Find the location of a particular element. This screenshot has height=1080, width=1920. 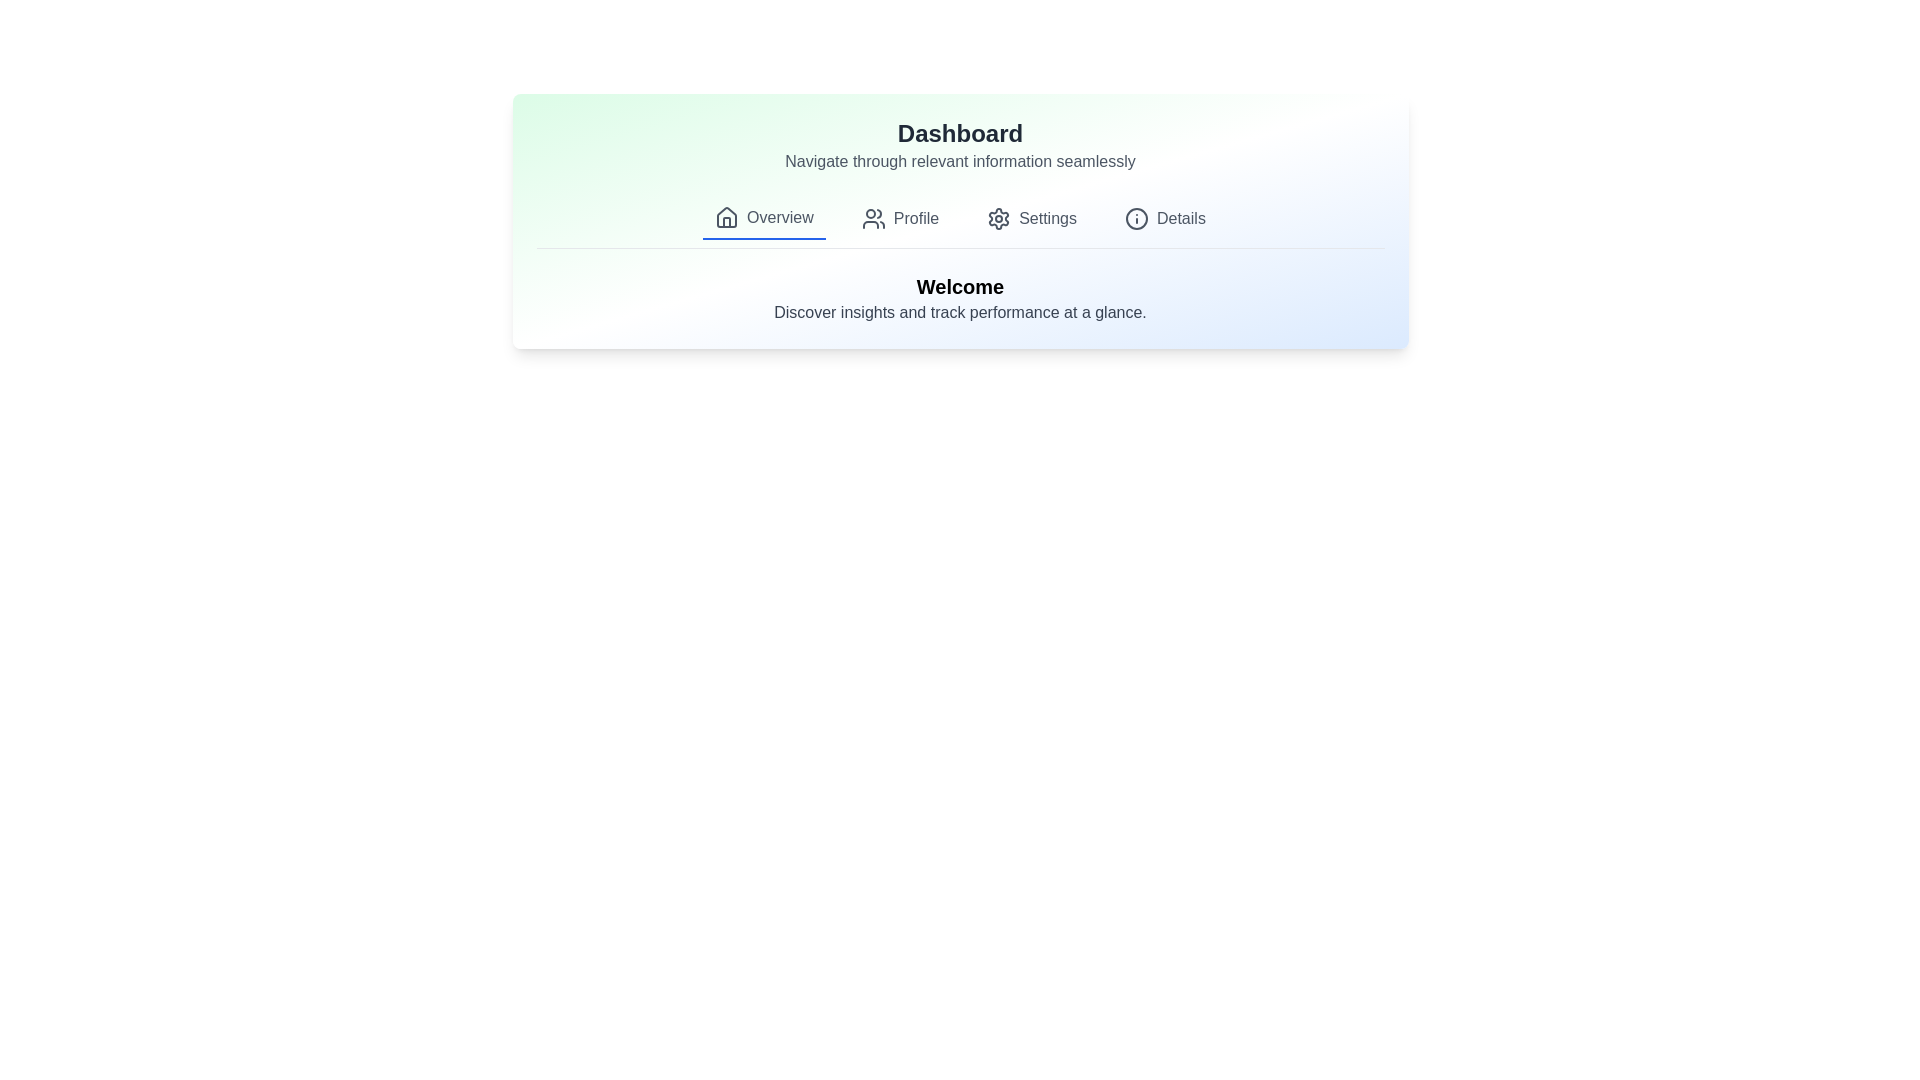

the bold, large-font text element displaying 'Dashboard' located at the top central region of the interface is located at coordinates (960, 134).